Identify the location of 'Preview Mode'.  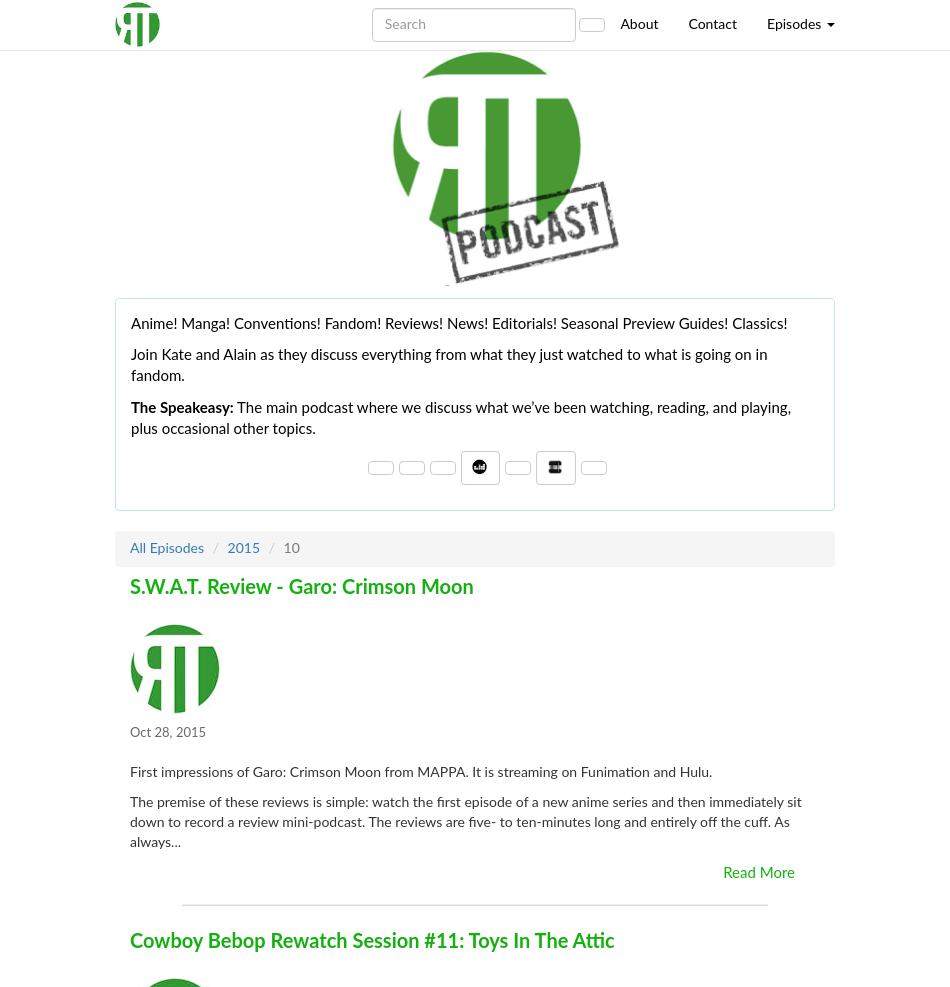
(316, 167).